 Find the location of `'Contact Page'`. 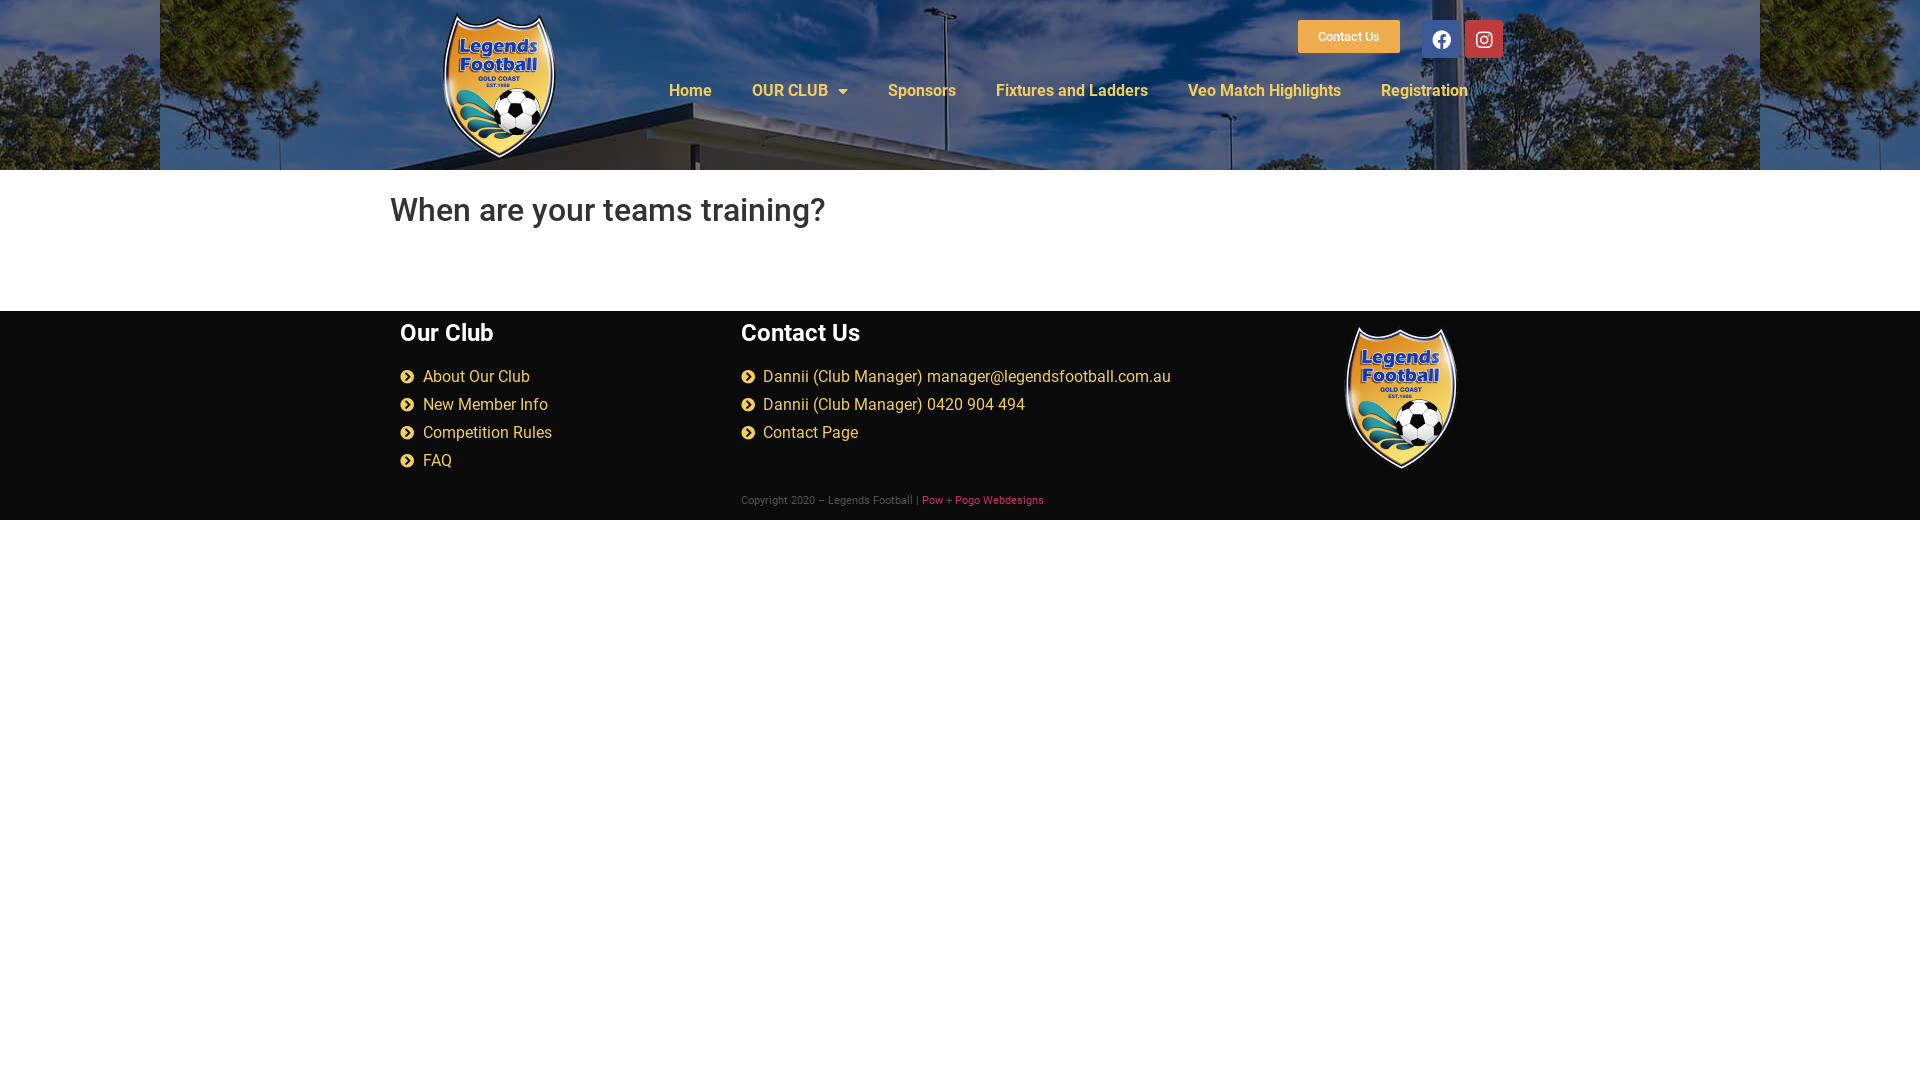

'Contact Page' is located at coordinates (739, 431).